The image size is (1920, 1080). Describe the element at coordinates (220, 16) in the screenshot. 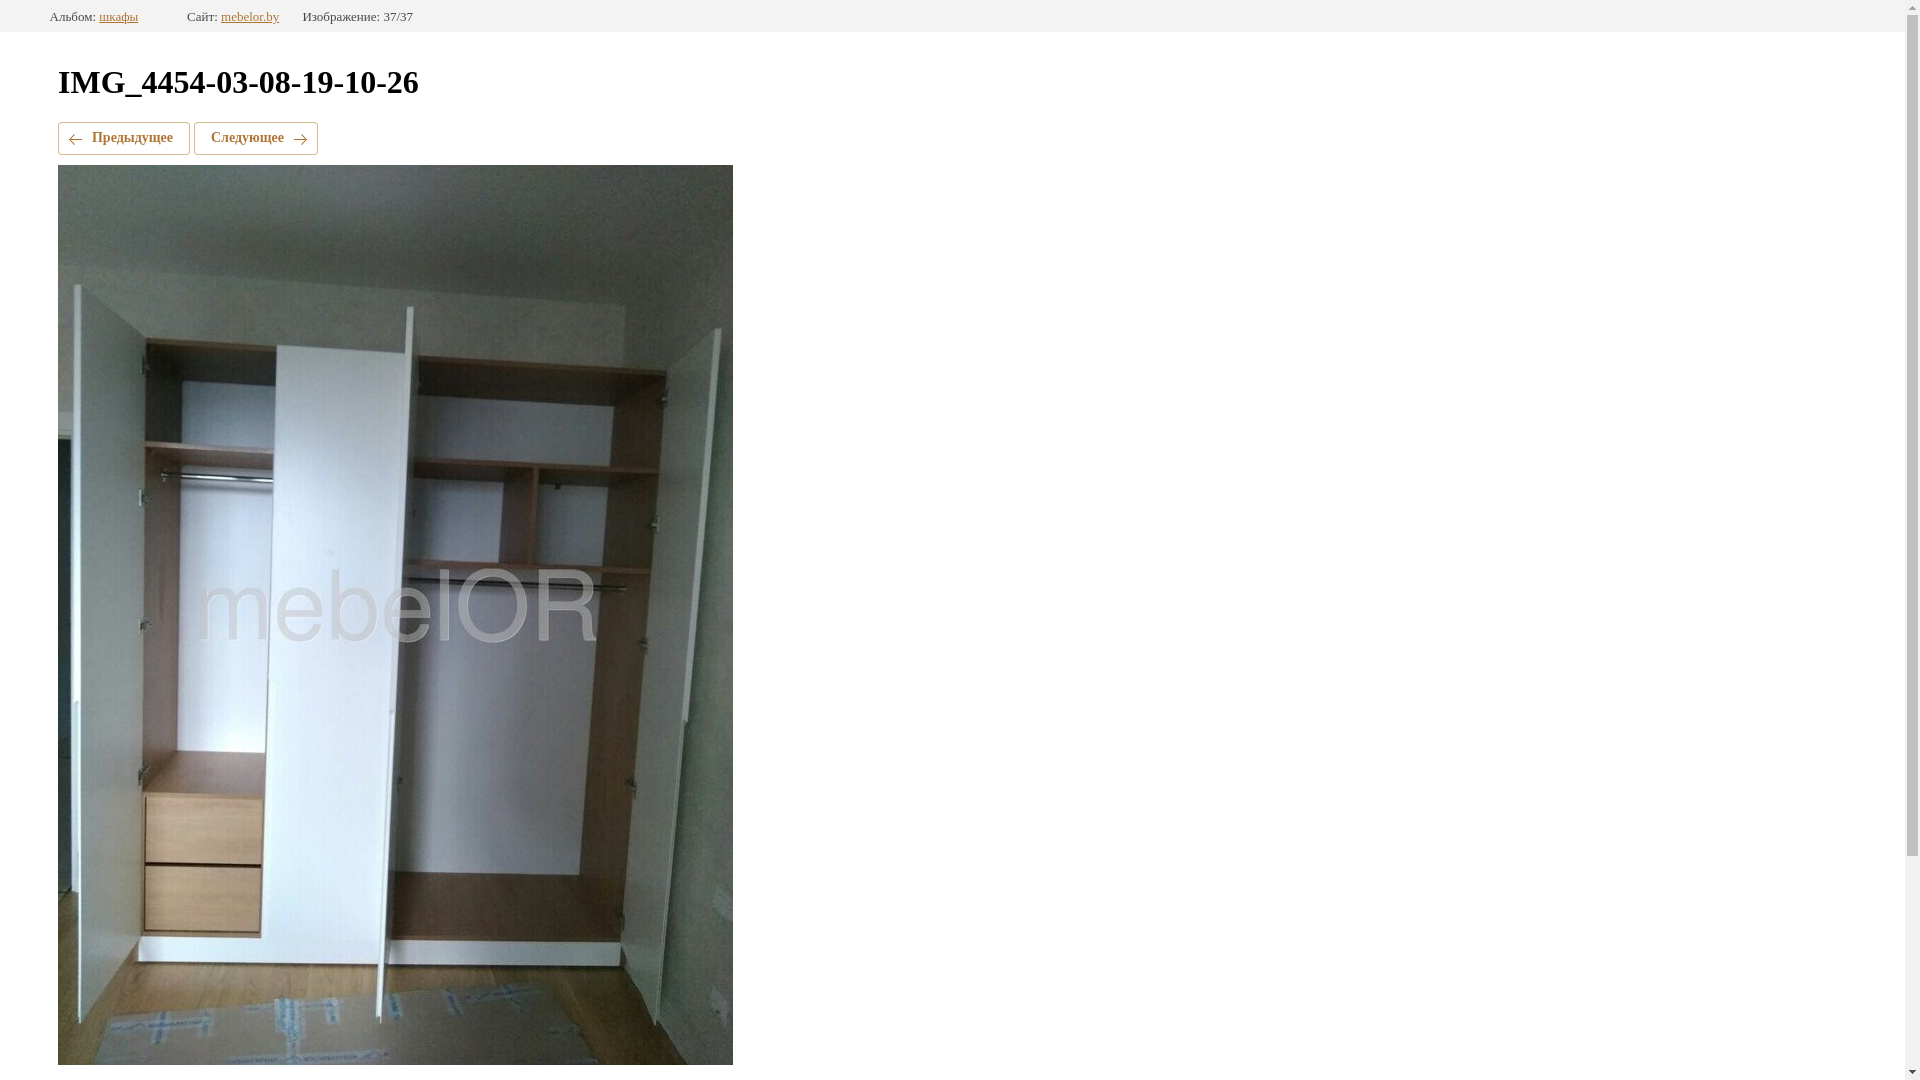

I see `'mebelor.by'` at that location.